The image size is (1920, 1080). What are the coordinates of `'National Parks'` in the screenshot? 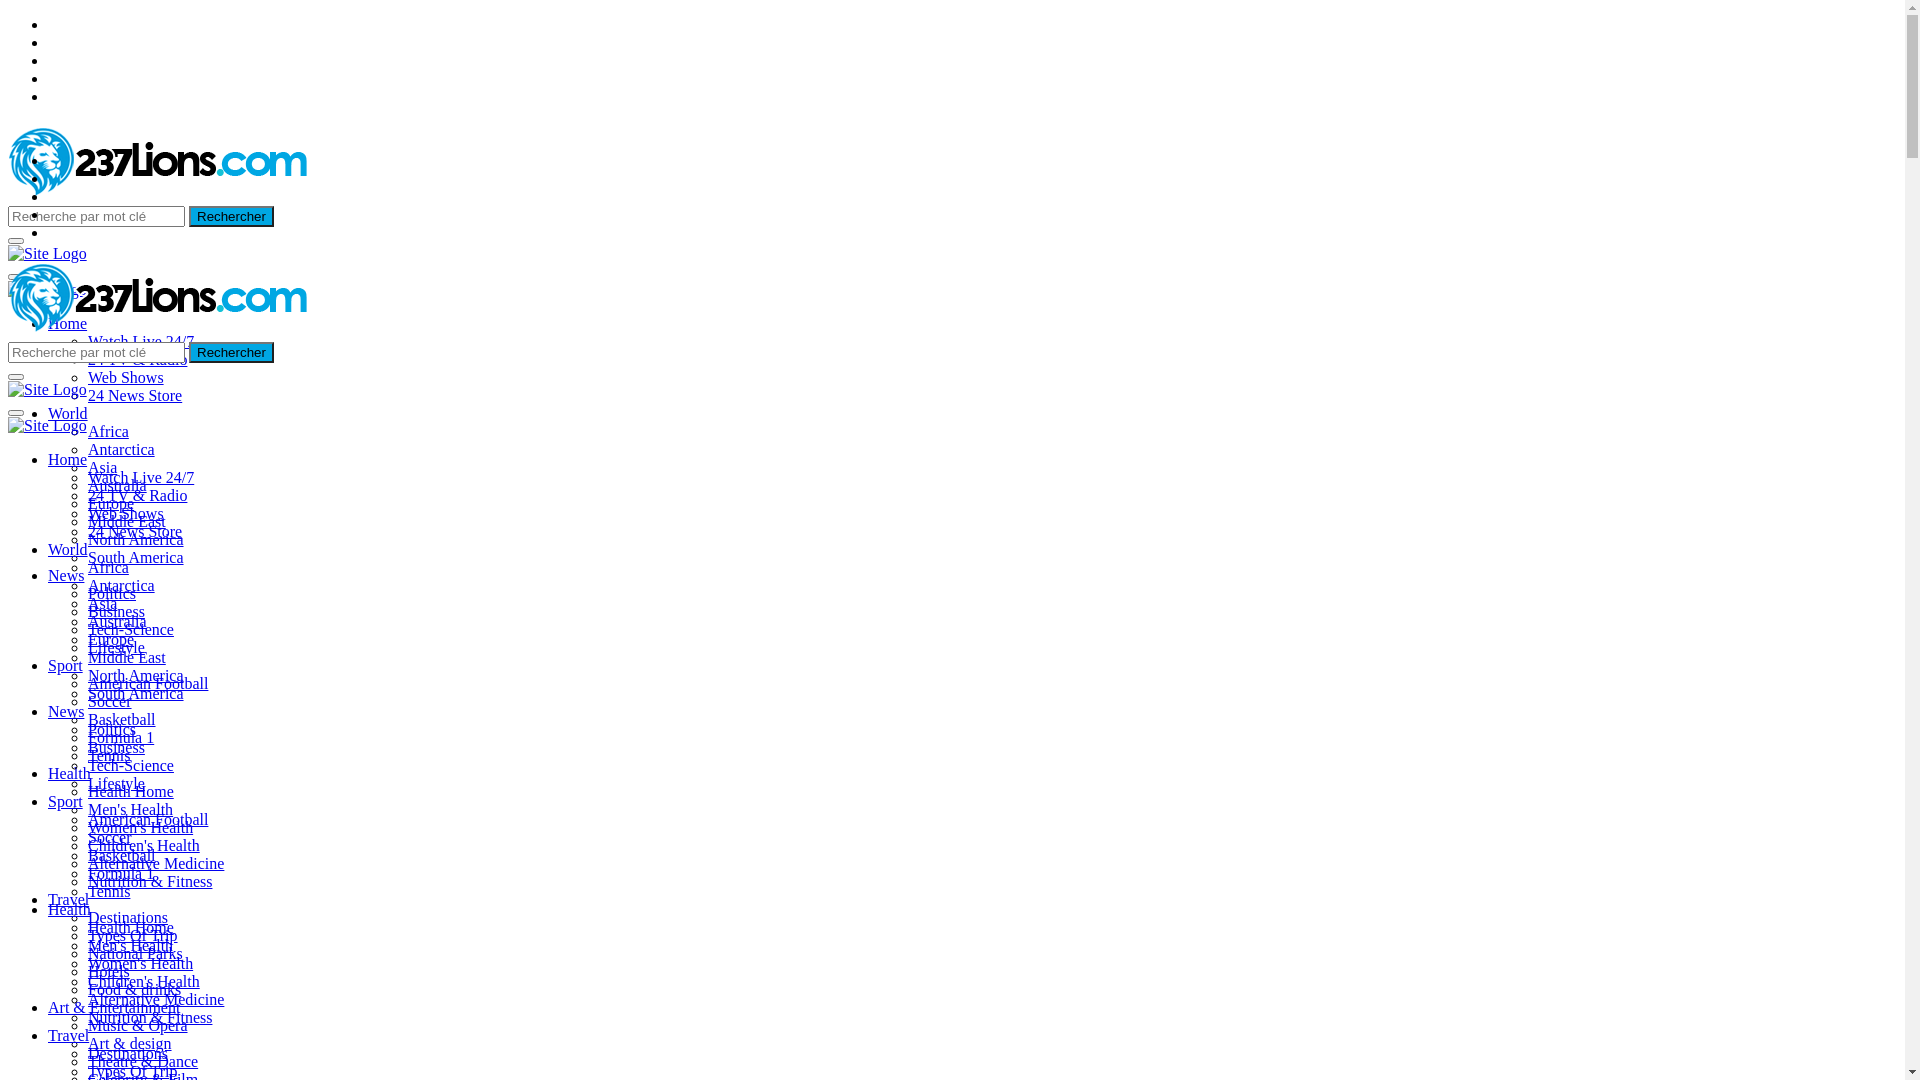 It's located at (134, 952).